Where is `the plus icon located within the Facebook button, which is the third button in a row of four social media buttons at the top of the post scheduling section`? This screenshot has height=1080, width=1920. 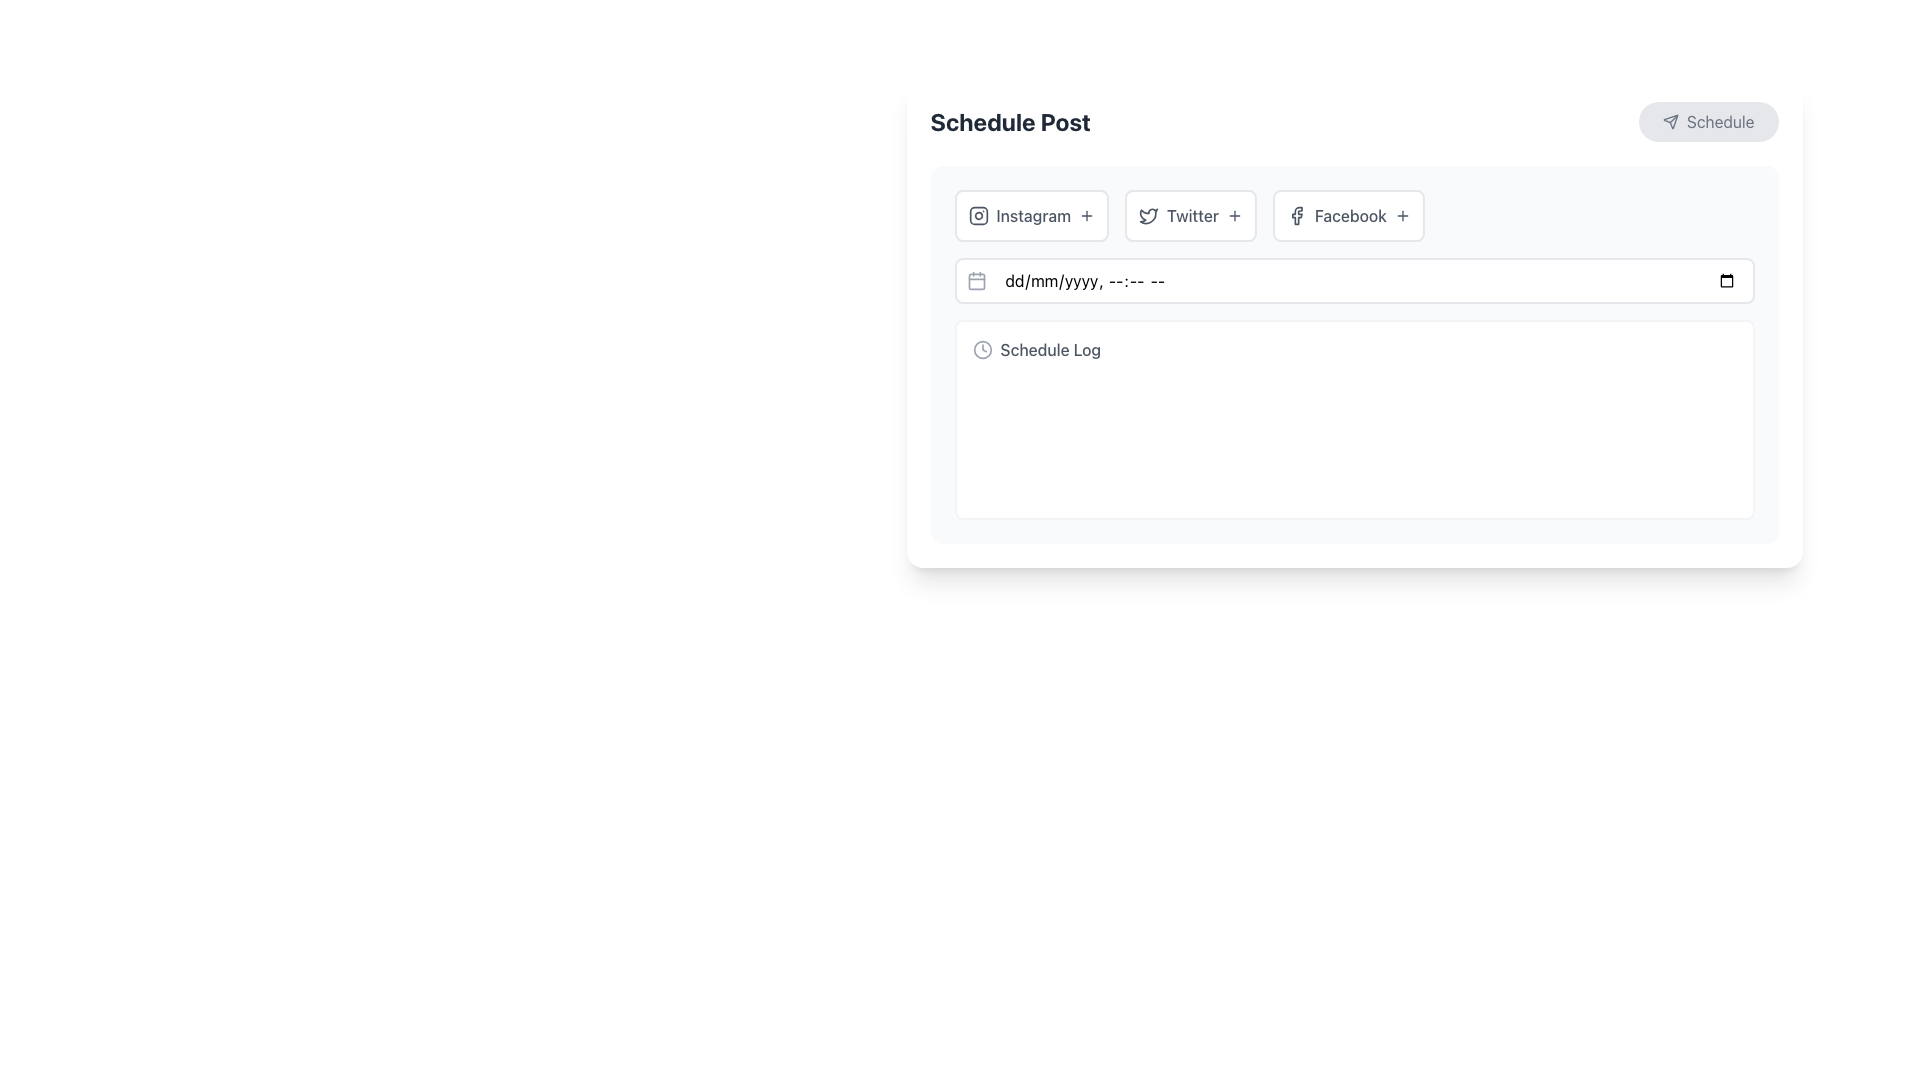 the plus icon located within the Facebook button, which is the third button in a row of four social media buttons at the top of the post scheduling section is located at coordinates (1401, 216).